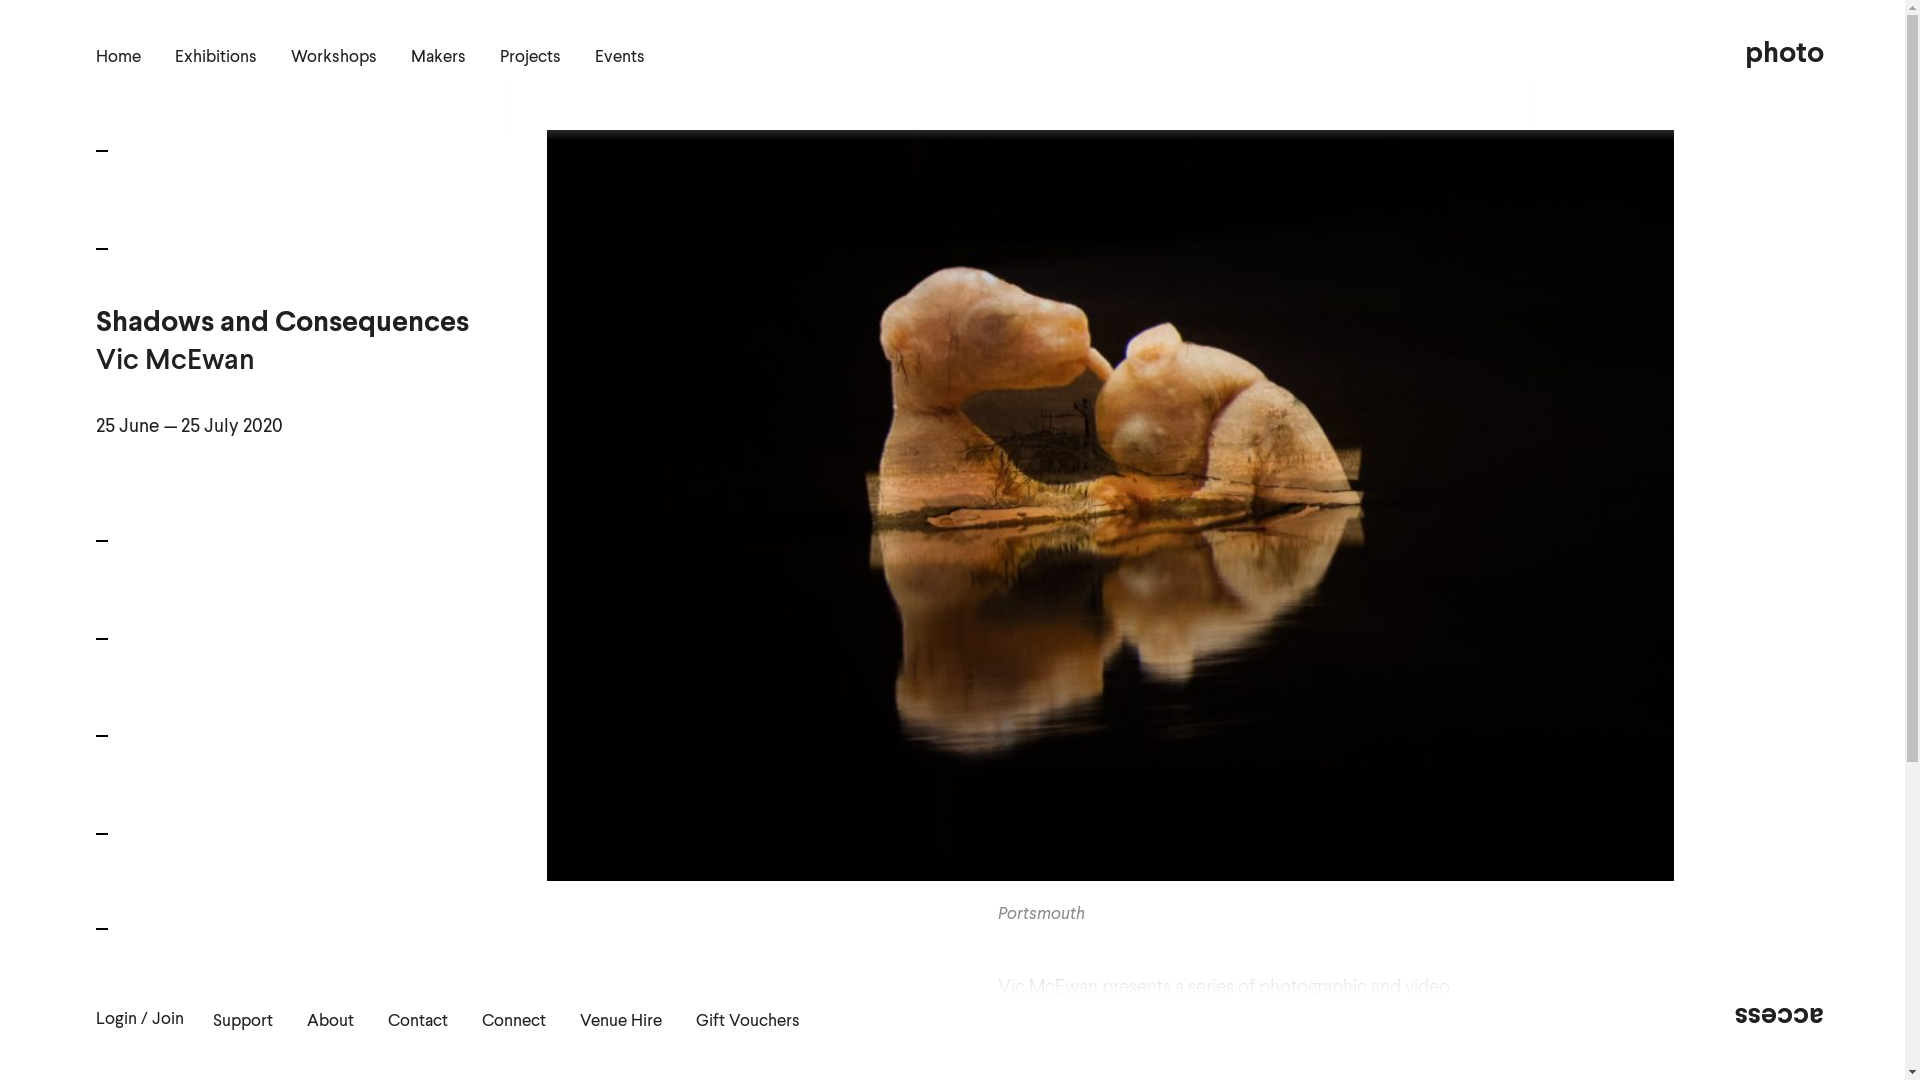  I want to click on 'access', so click(1733, 1015).